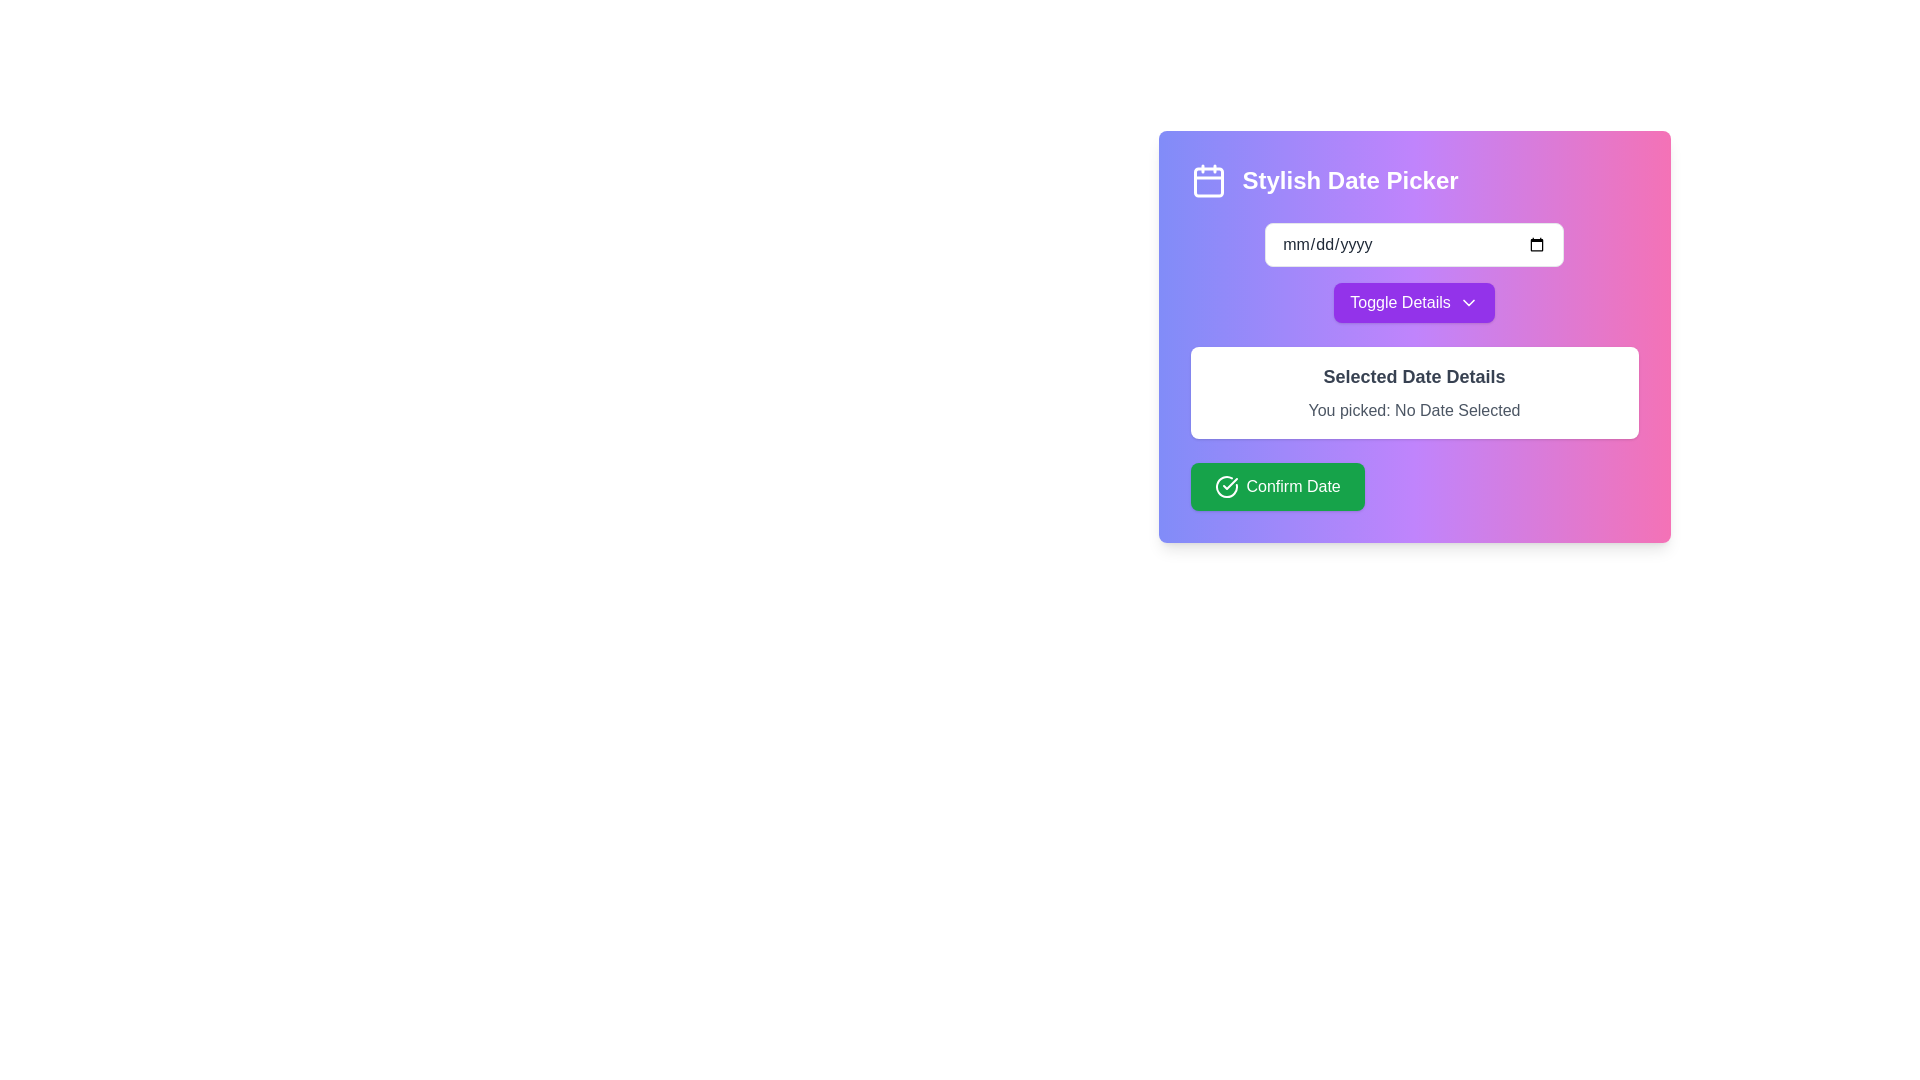 The width and height of the screenshot is (1920, 1080). Describe the element at coordinates (1413, 303) in the screenshot. I see `the button that toggles the visibility of additional details related to the date picker, located beneath the date input field and above the date details text` at that location.